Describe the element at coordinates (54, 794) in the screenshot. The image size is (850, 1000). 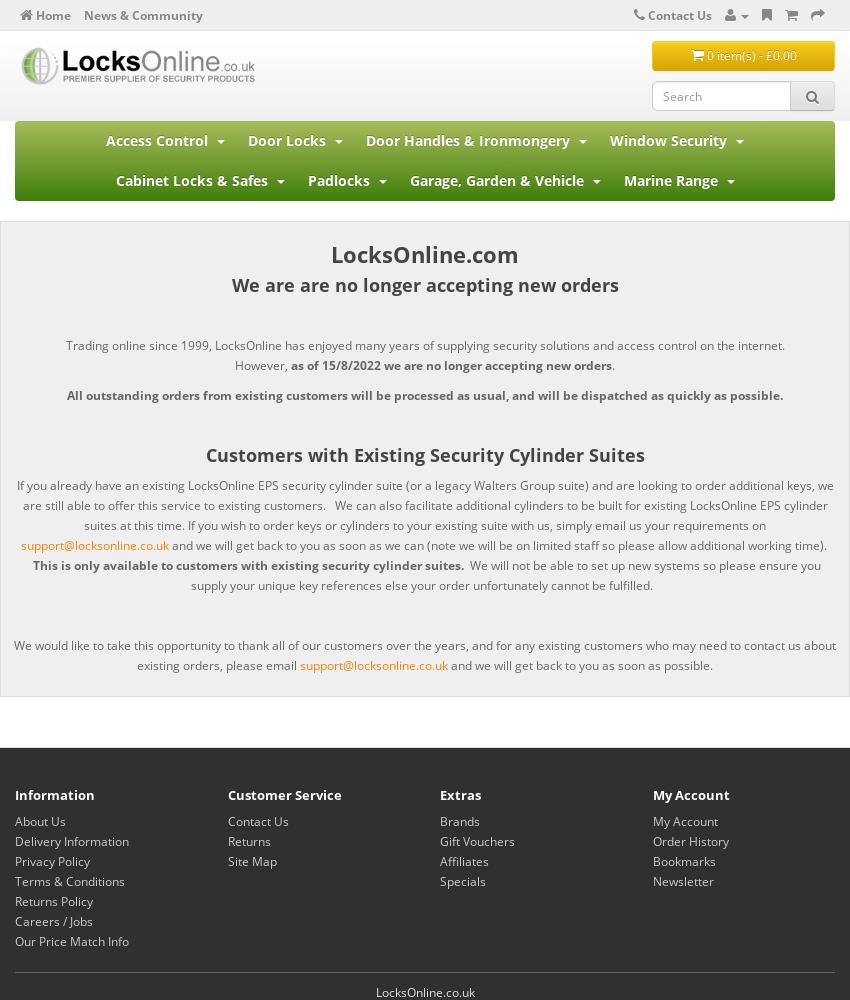
I see `'Information'` at that location.